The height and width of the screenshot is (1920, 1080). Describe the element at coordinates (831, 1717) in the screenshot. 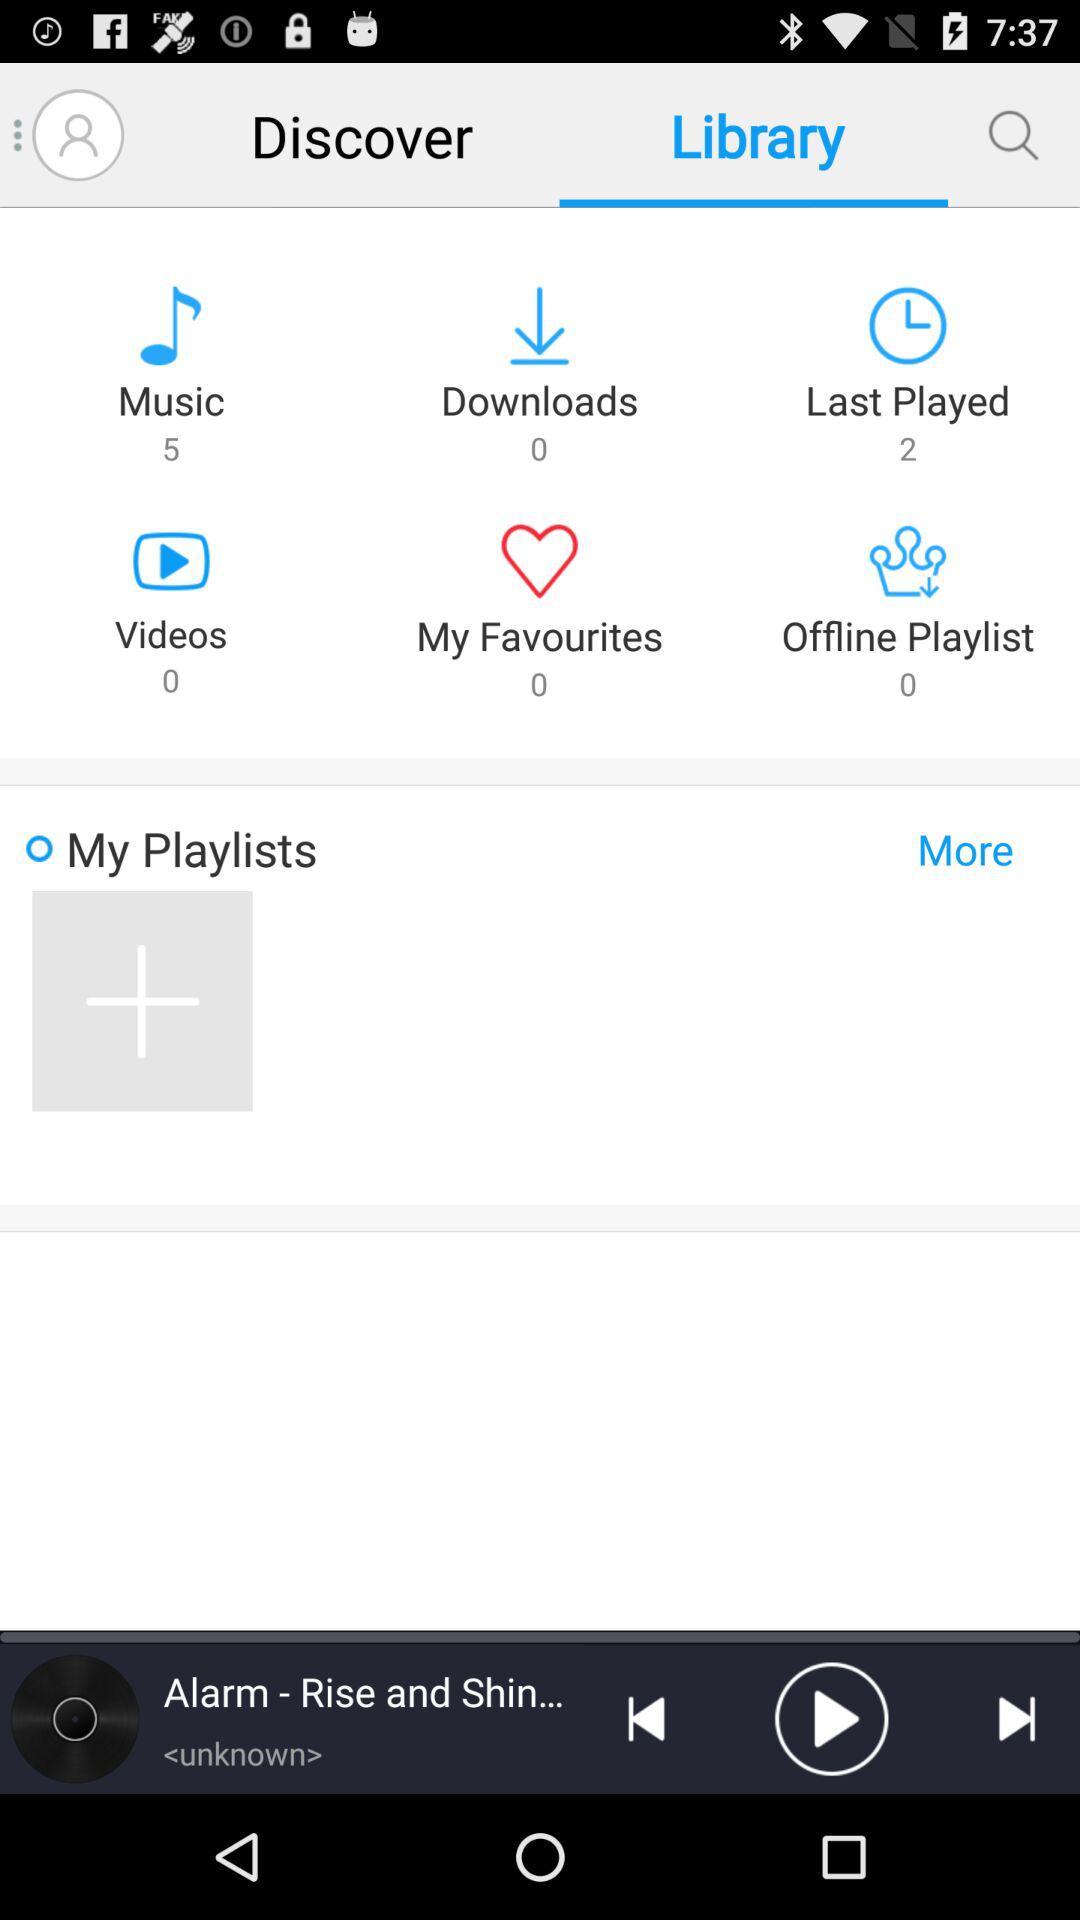

I see `the soundtrack` at that location.